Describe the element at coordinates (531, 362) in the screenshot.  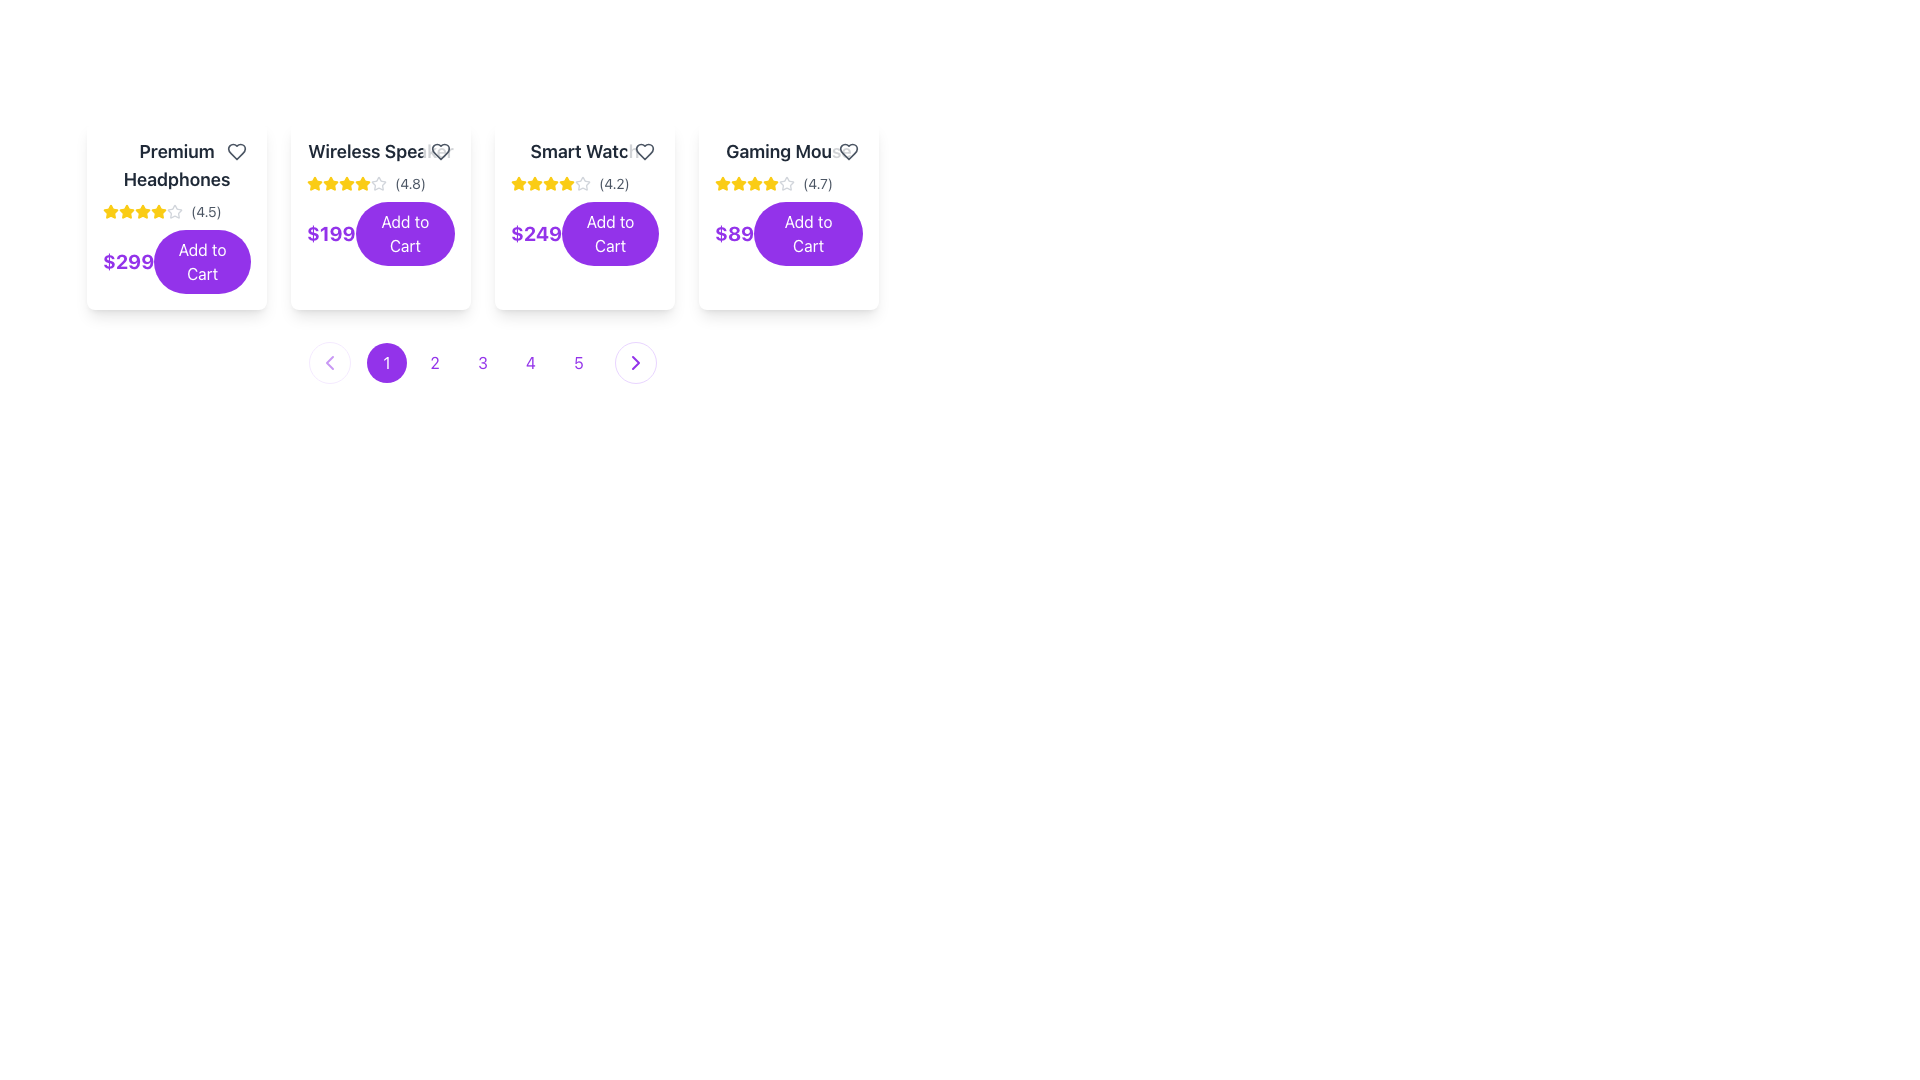
I see `the fourth pagination button` at that location.